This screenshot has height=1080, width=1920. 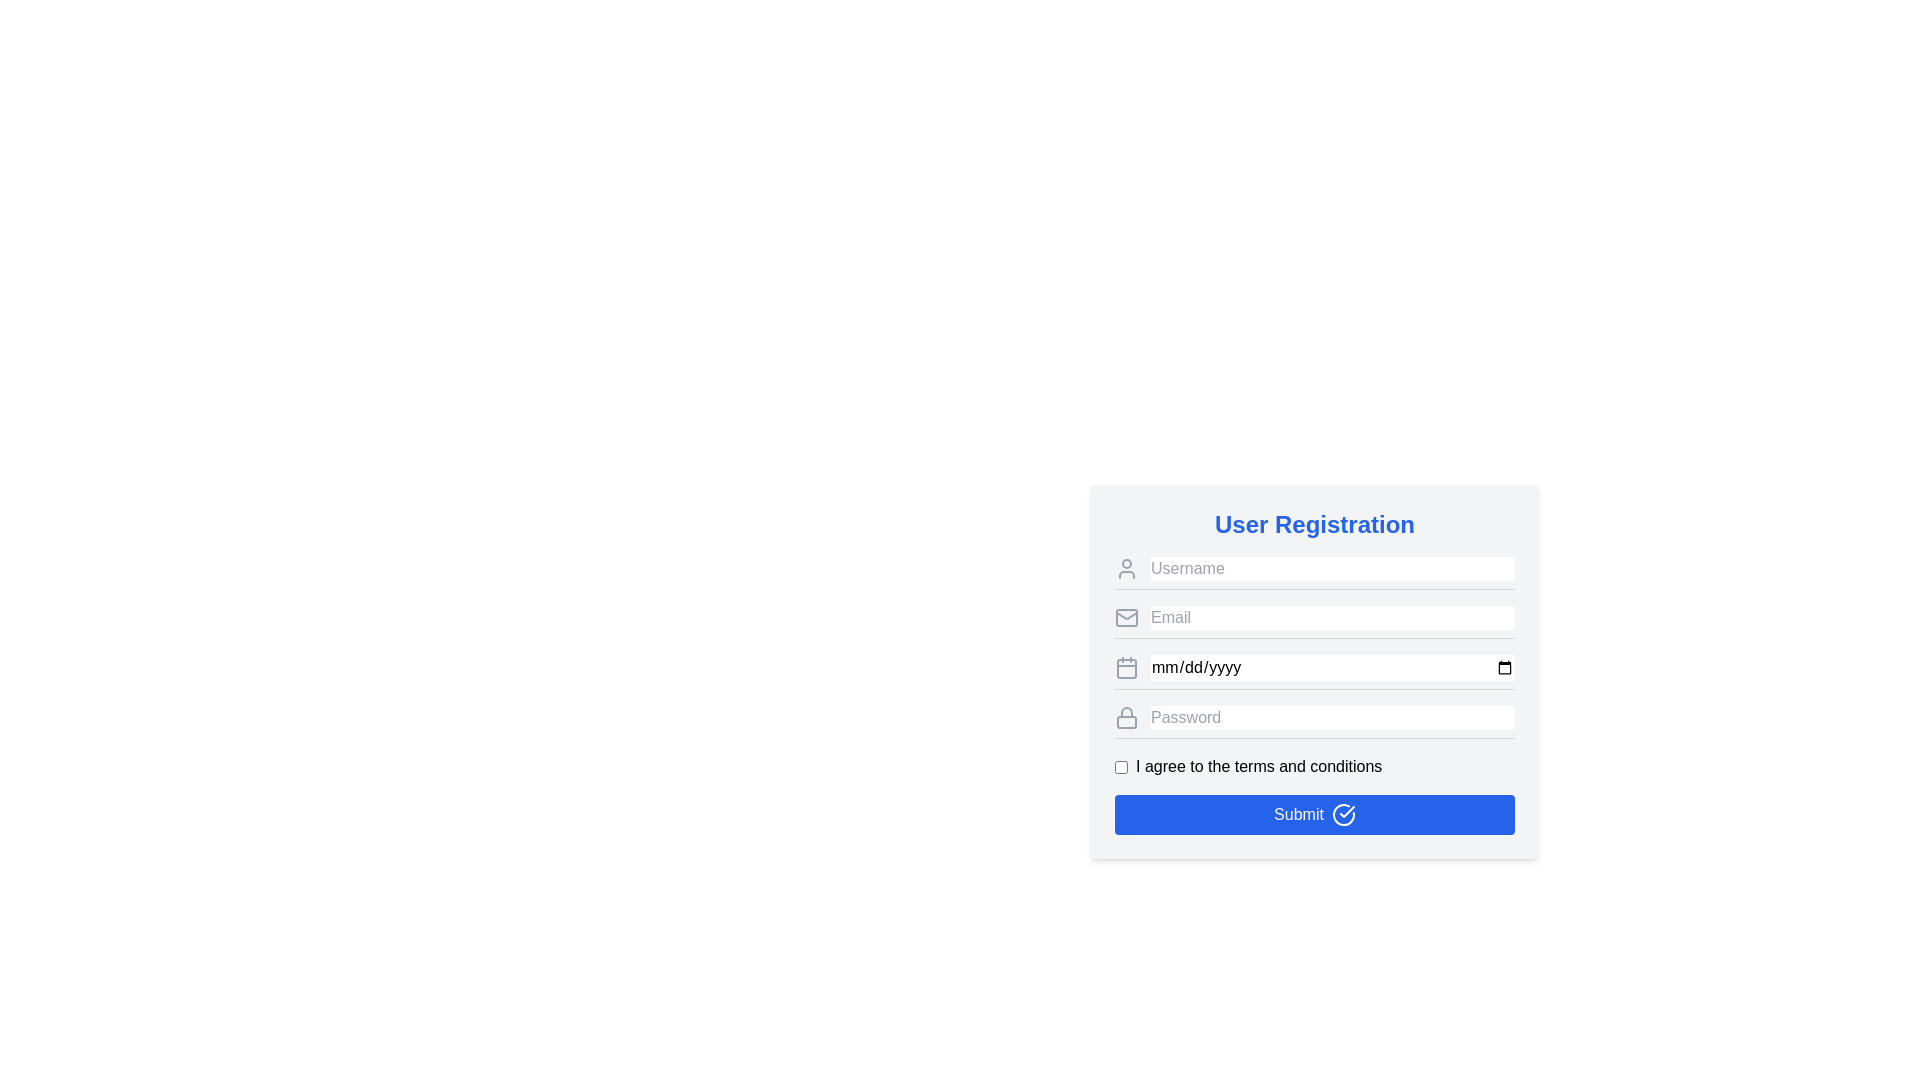 What do you see at coordinates (1315, 671) in the screenshot?
I see `the Date input field, which allows users to input a date` at bounding box center [1315, 671].